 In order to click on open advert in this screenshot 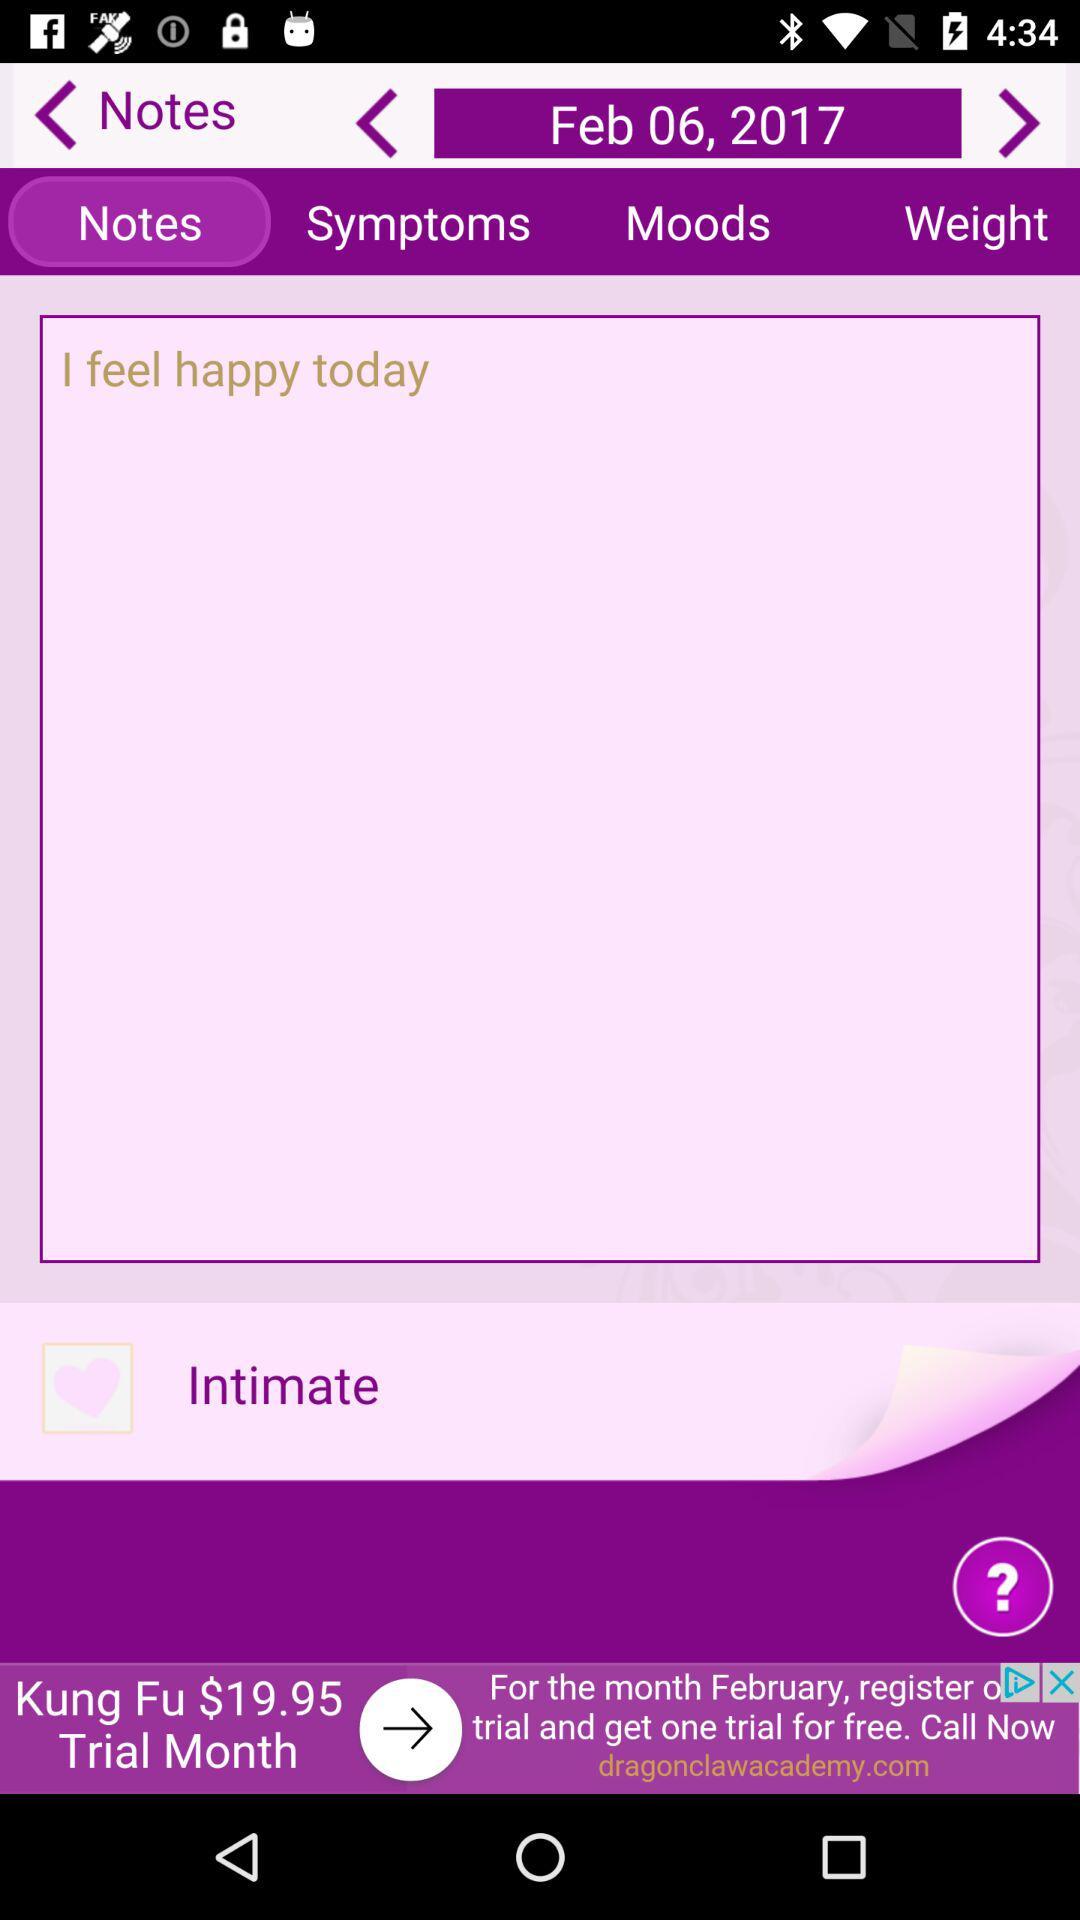, I will do `click(540, 1727)`.